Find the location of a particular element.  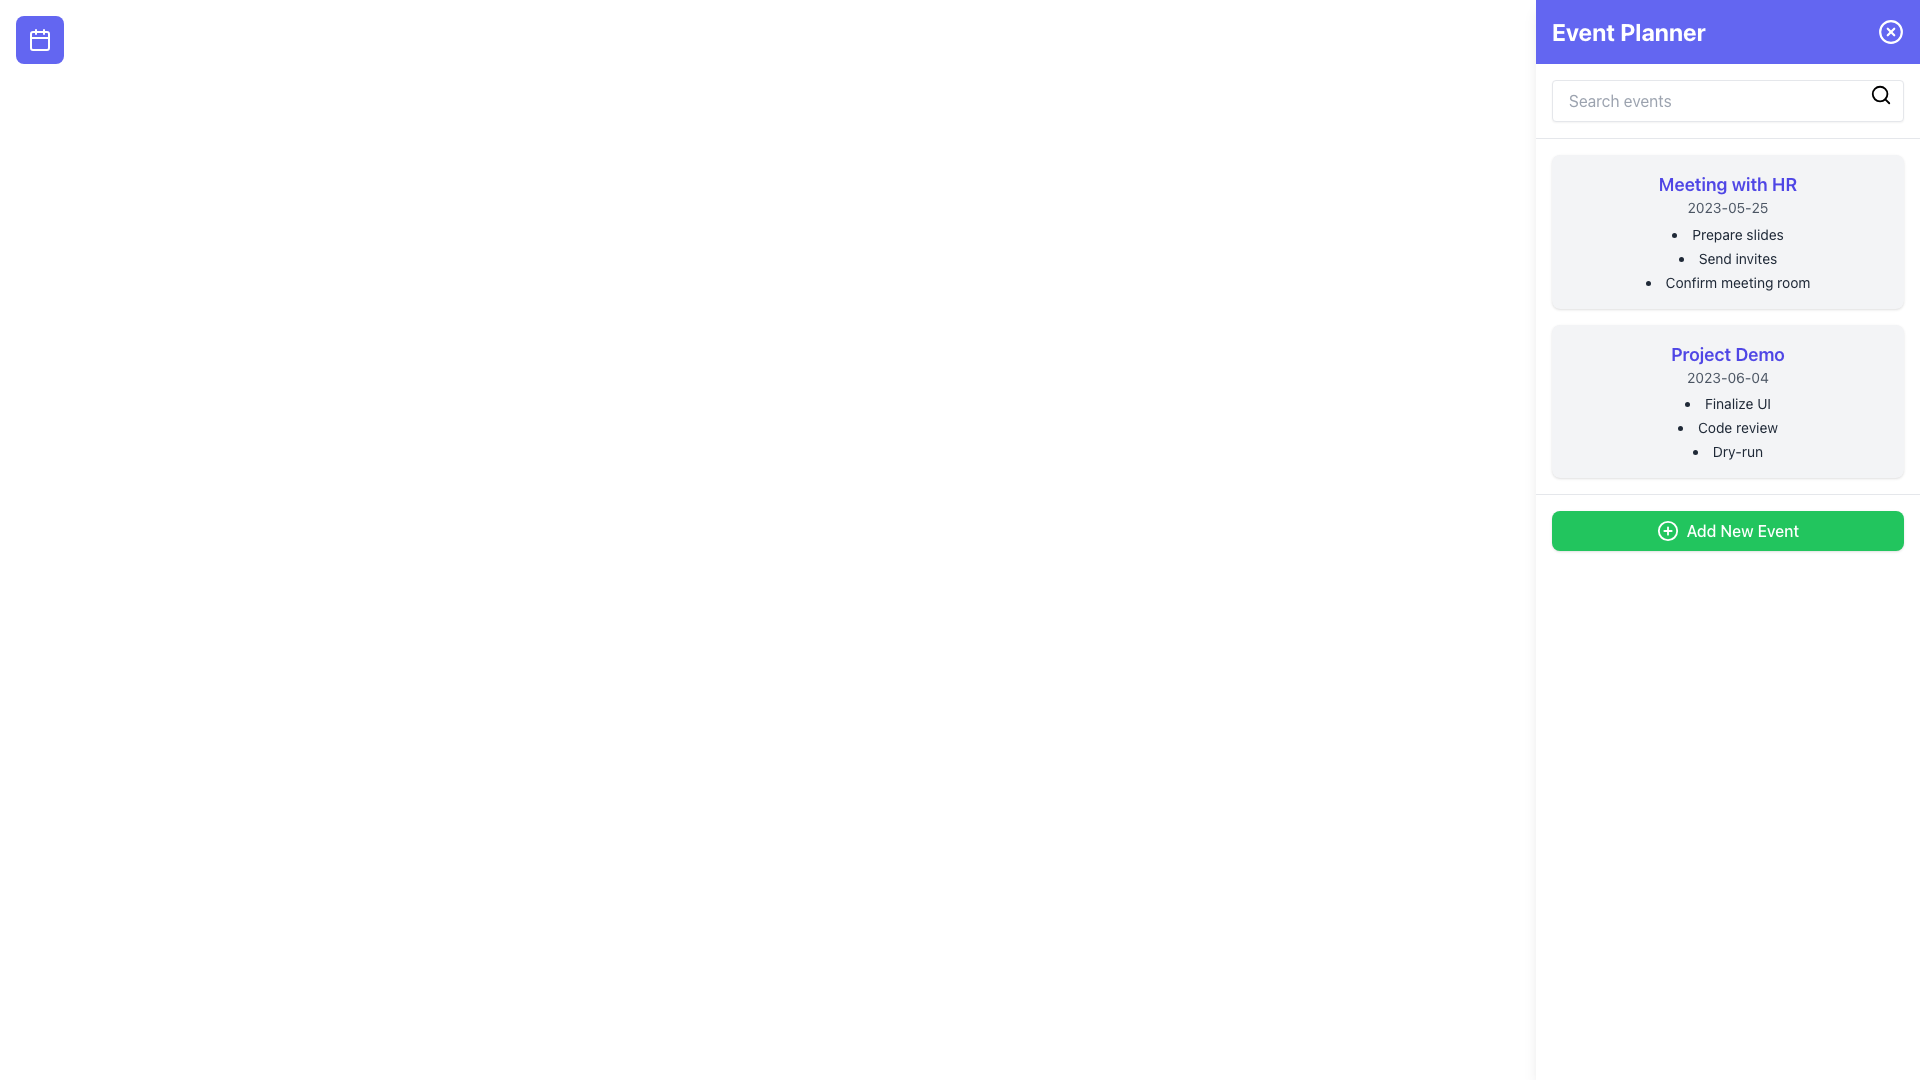

date information displayed in the text label, which shows '2023-06-04' in a small, gray font beneath the 'Project Demo' title is located at coordinates (1727, 377).